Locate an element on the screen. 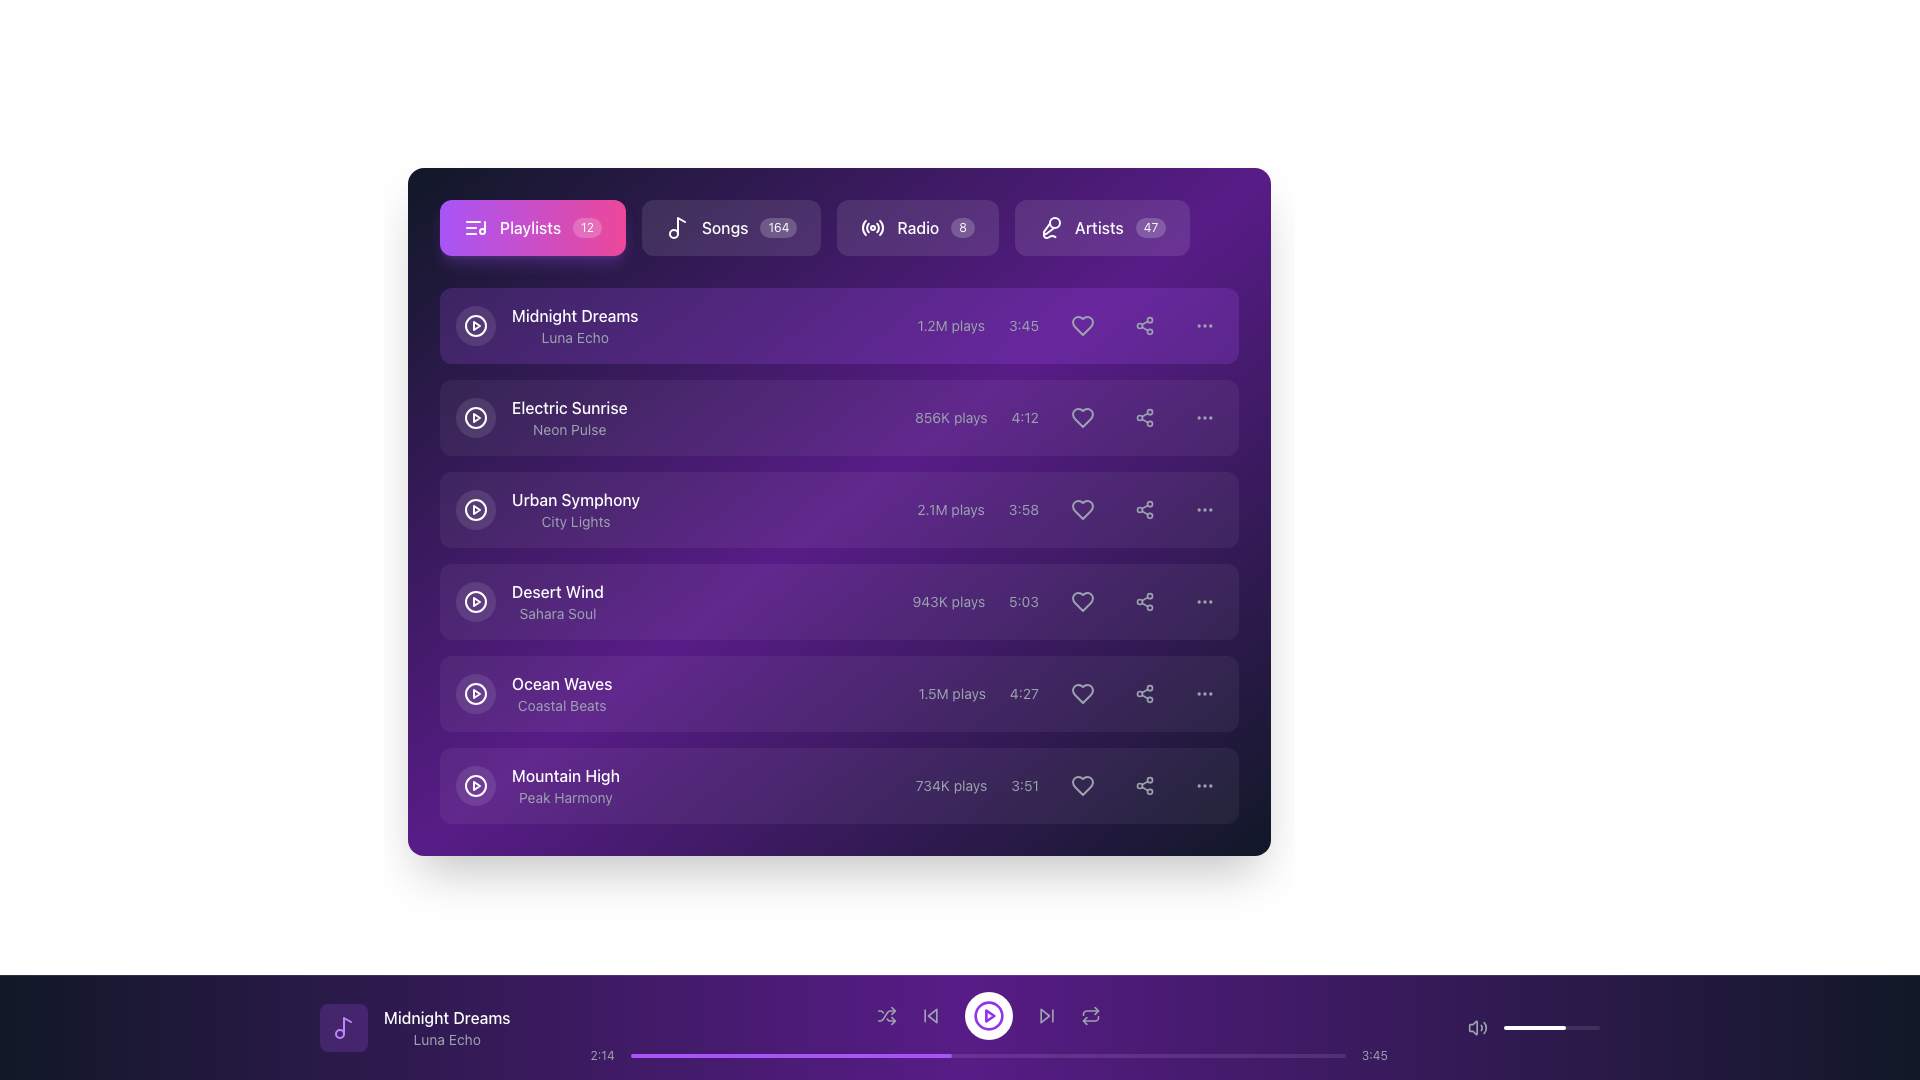 The height and width of the screenshot is (1080, 1920). the static text element labeled 'Peak Harmony', which is styled in light gray and positioned below 'Mountain High' in the lower-right quadrant of the interface is located at coordinates (565, 797).